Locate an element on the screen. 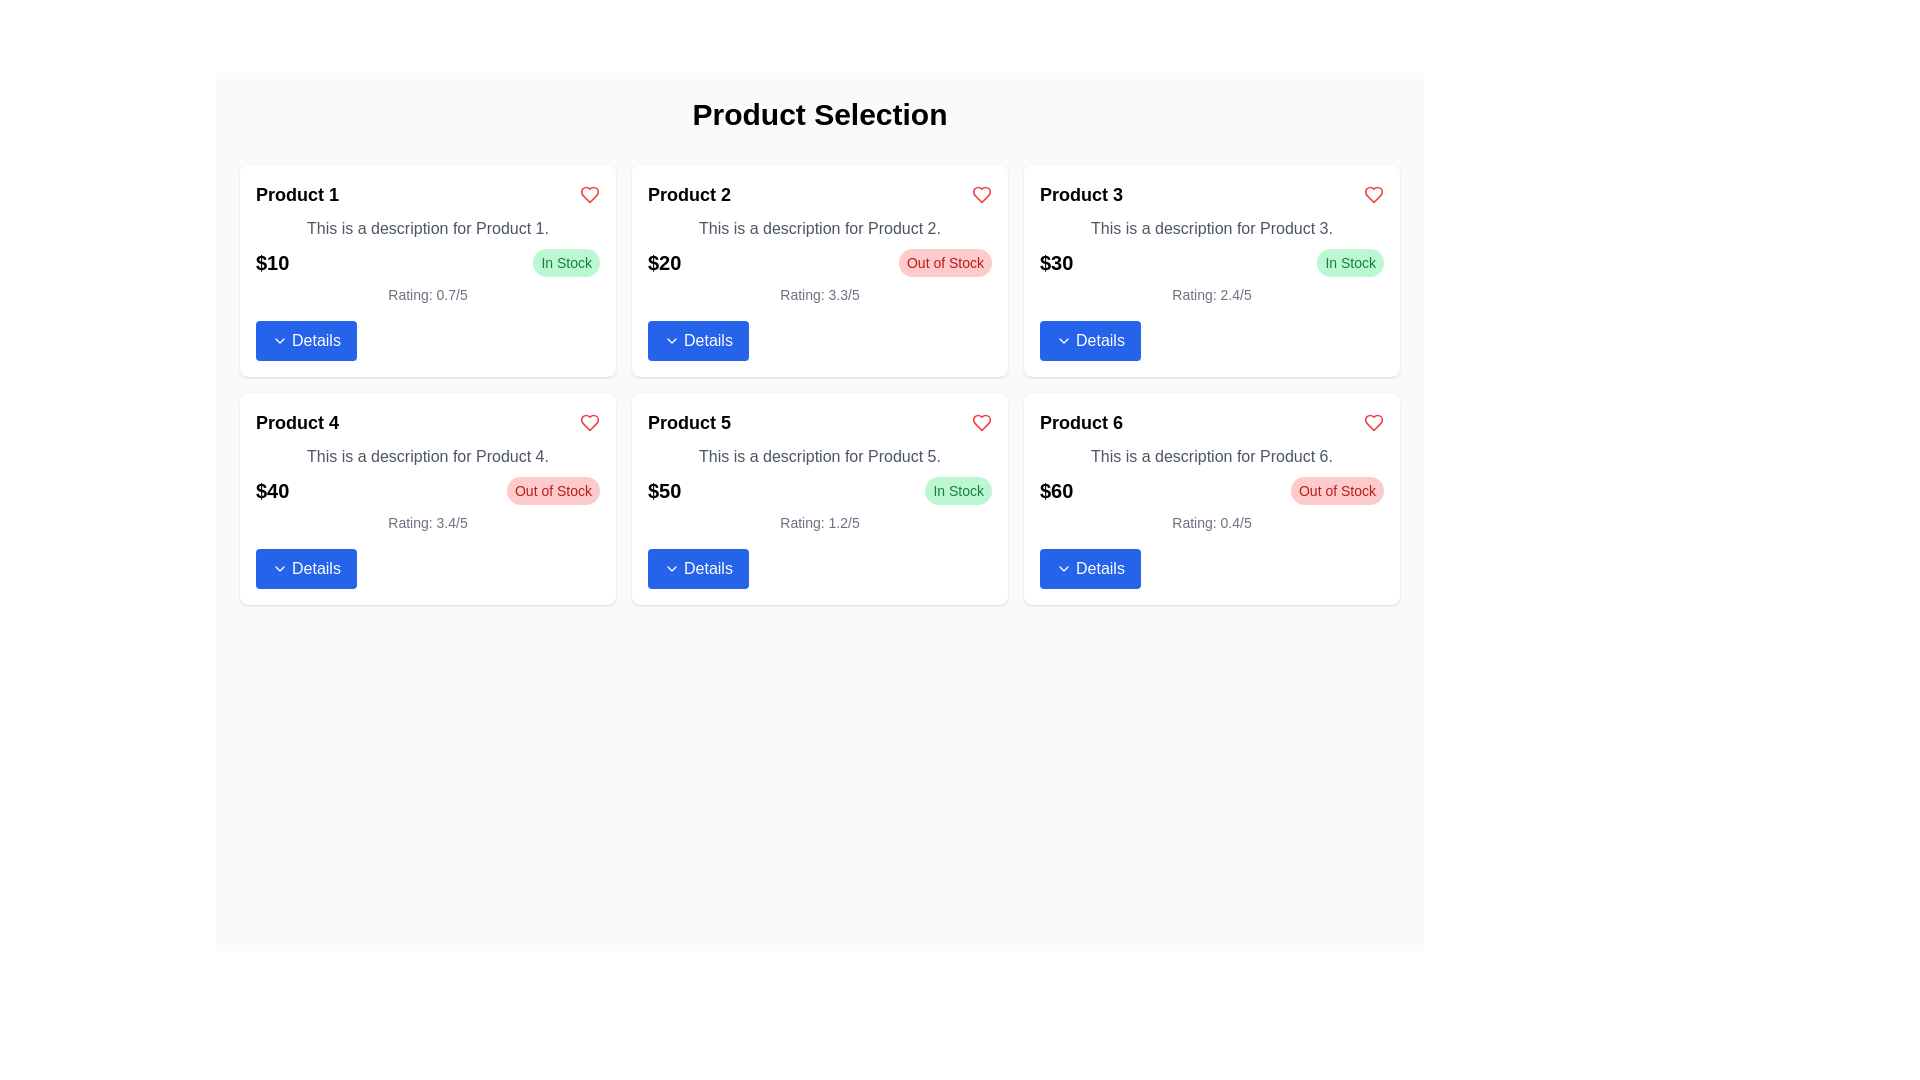 This screenshot has width=1920, height=1080. the price label of 'Product 2', which is positioned below the product title and above the 'Details' button on the second card in the top row of the grid layout is located at coordinates (664, 261).